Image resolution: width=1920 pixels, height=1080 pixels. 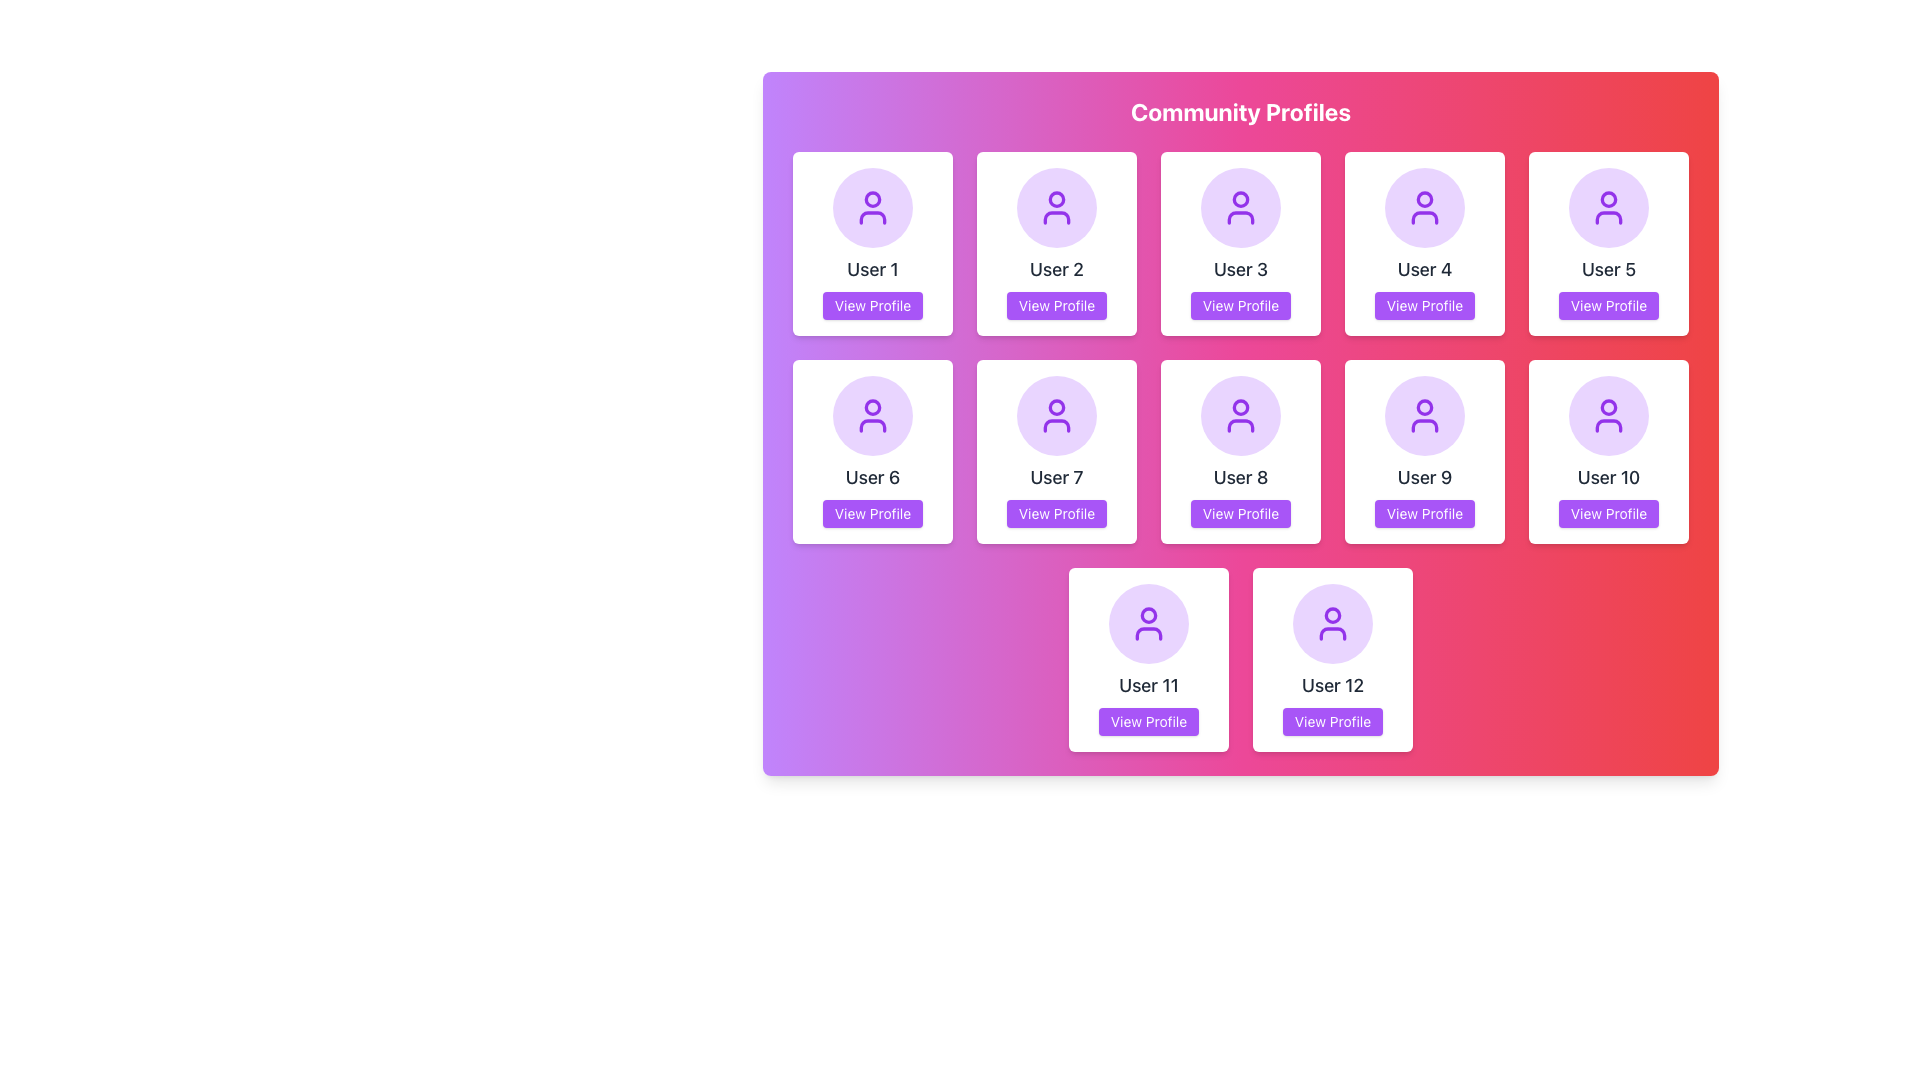 I want to click on the user avatar icon for the 'User 10' profile located in the top-right corner of the 'User 10' card under the 'Community Profiles' header, so click(x=1608, y=415).